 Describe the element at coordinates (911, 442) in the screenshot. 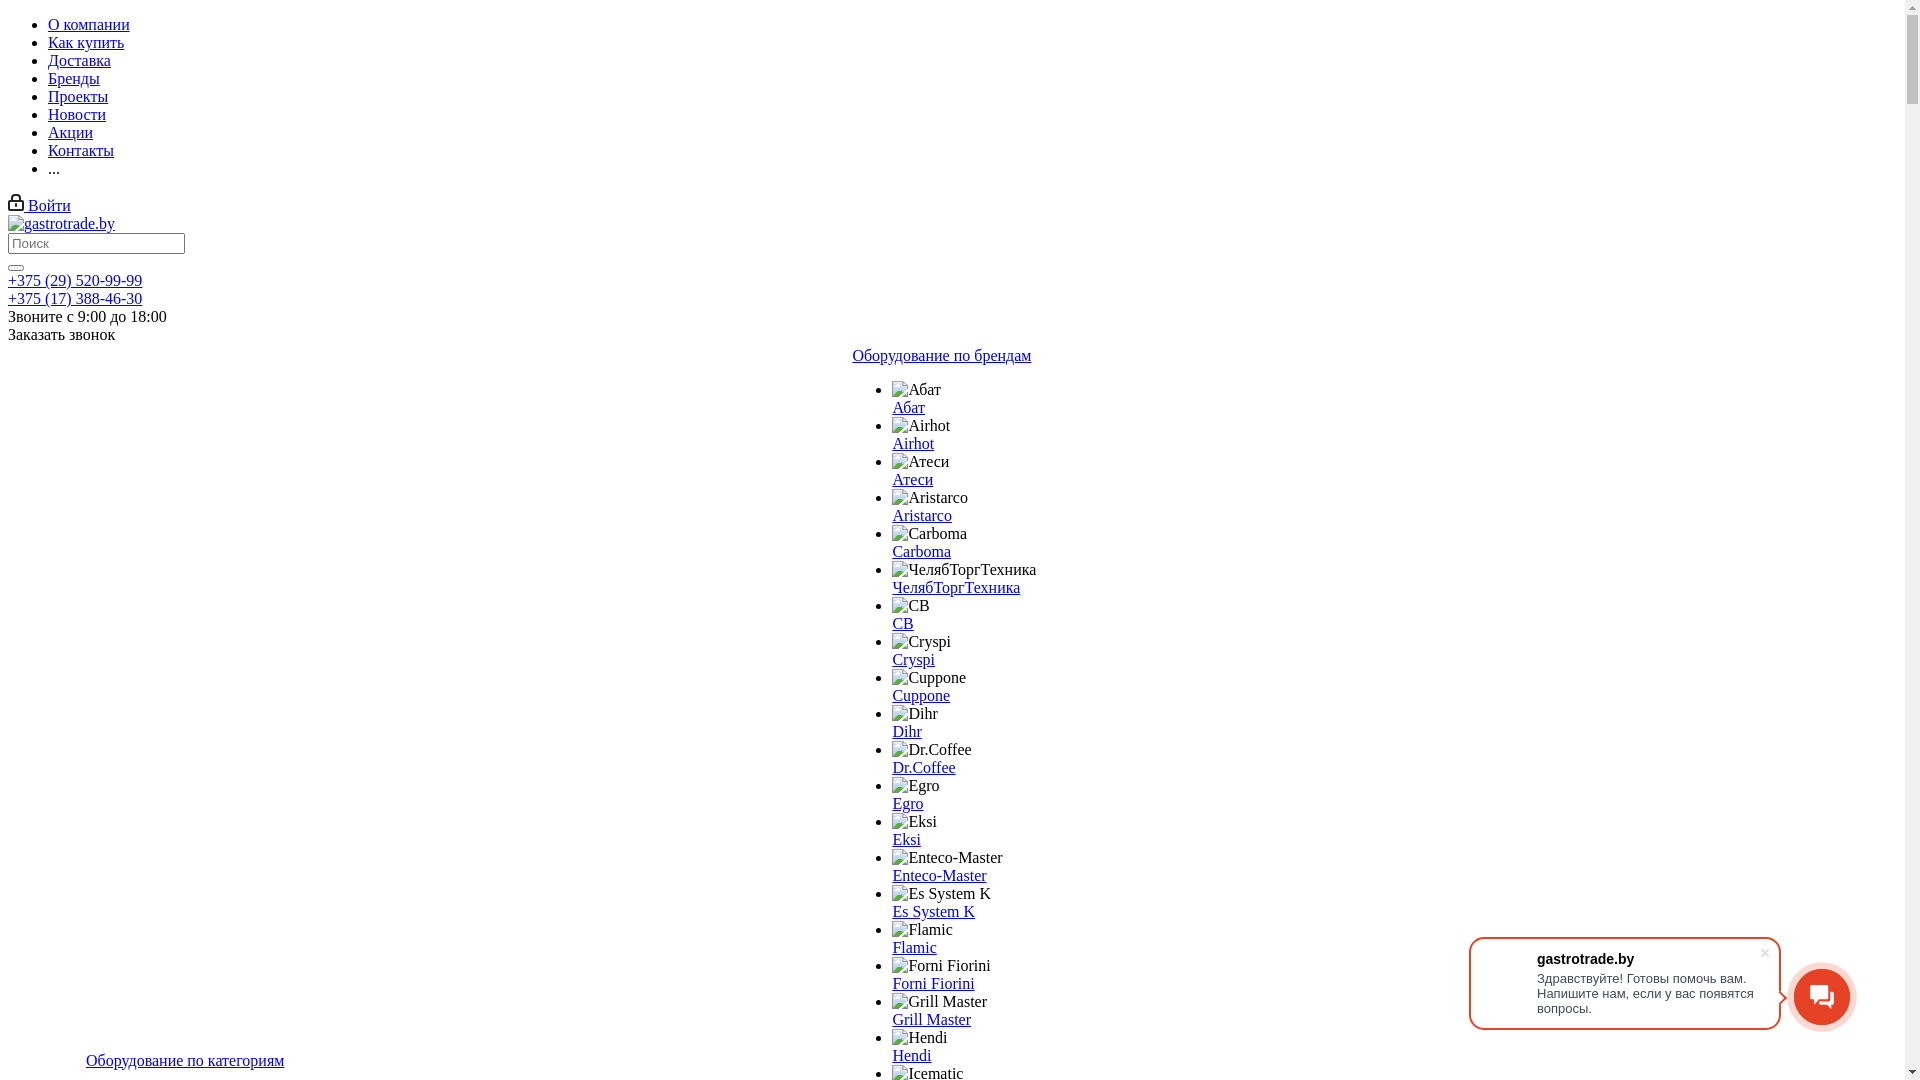

I see `'Airhot'` at that location.